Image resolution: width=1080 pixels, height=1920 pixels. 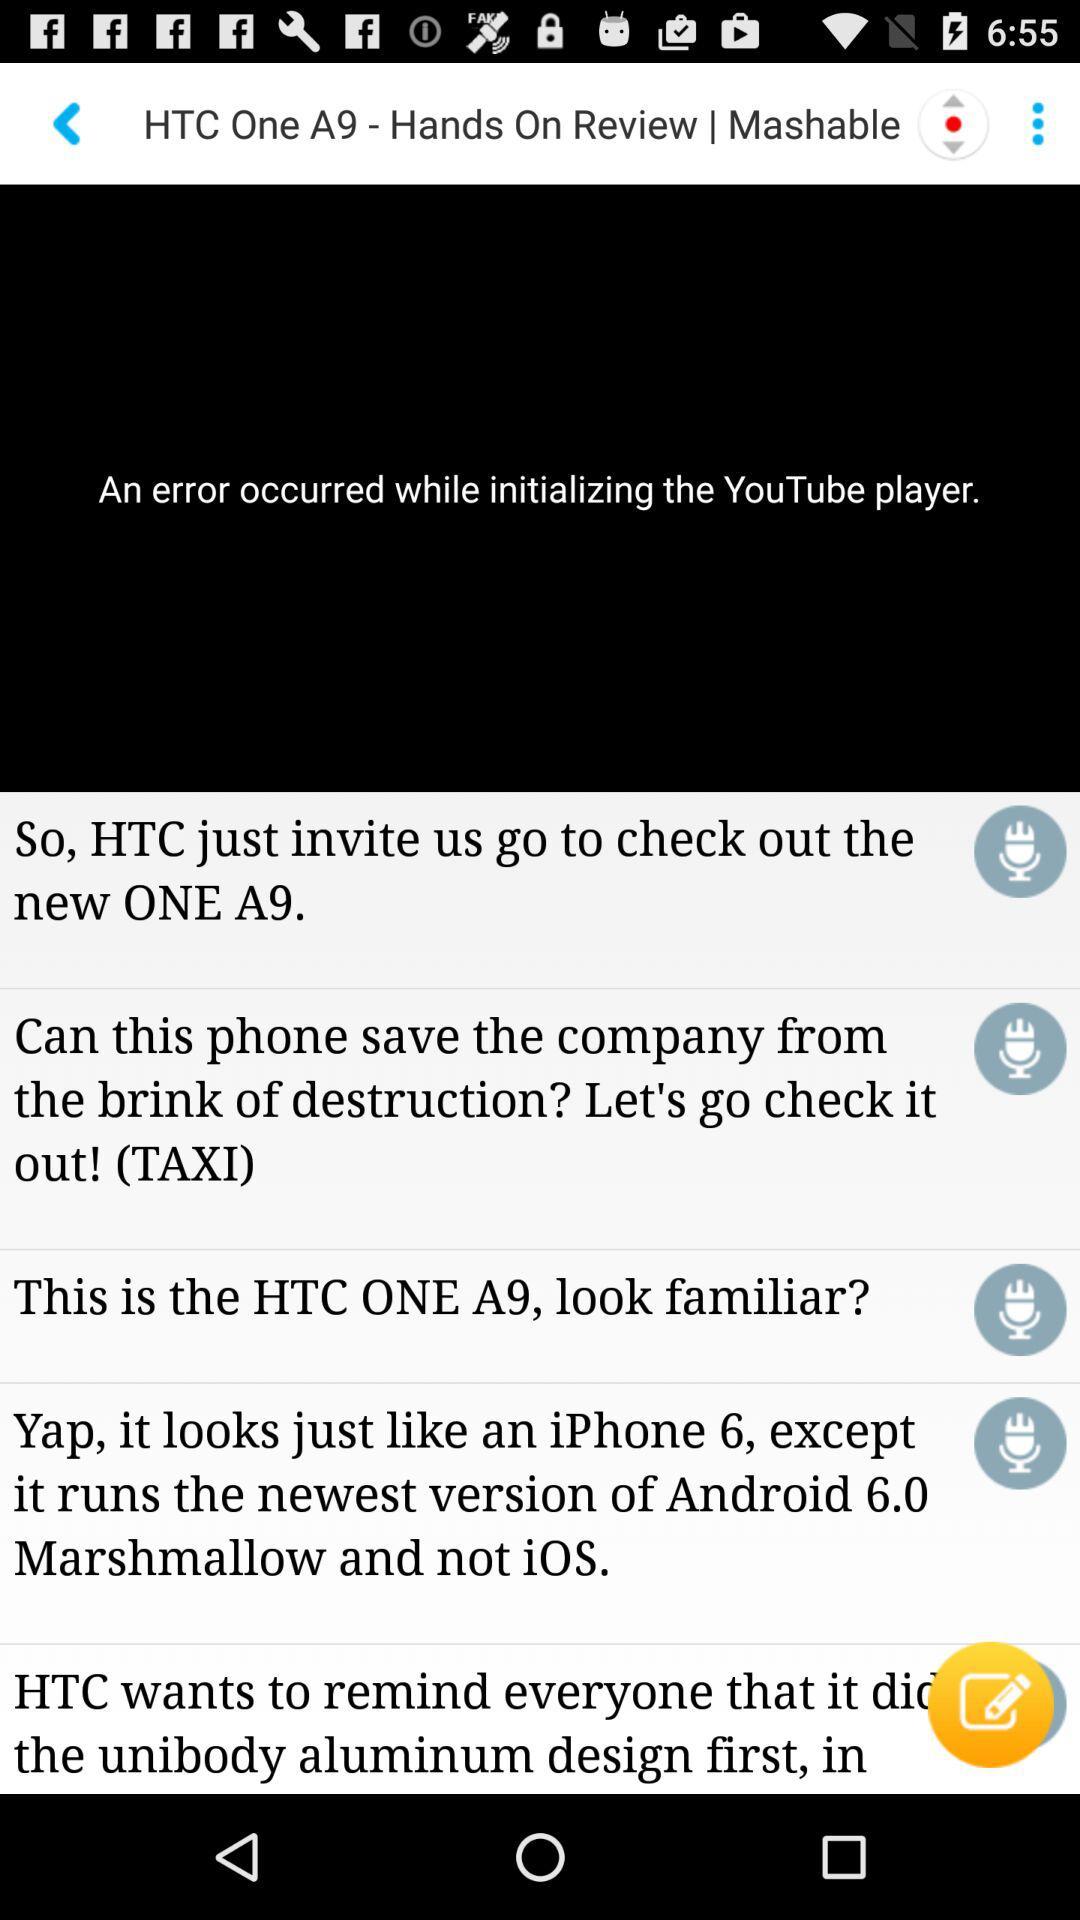 What do you see at coordinates (68, 122) in the screenshot?
I see `the app above the an error occurred icon` at bounding box center [68, 122].